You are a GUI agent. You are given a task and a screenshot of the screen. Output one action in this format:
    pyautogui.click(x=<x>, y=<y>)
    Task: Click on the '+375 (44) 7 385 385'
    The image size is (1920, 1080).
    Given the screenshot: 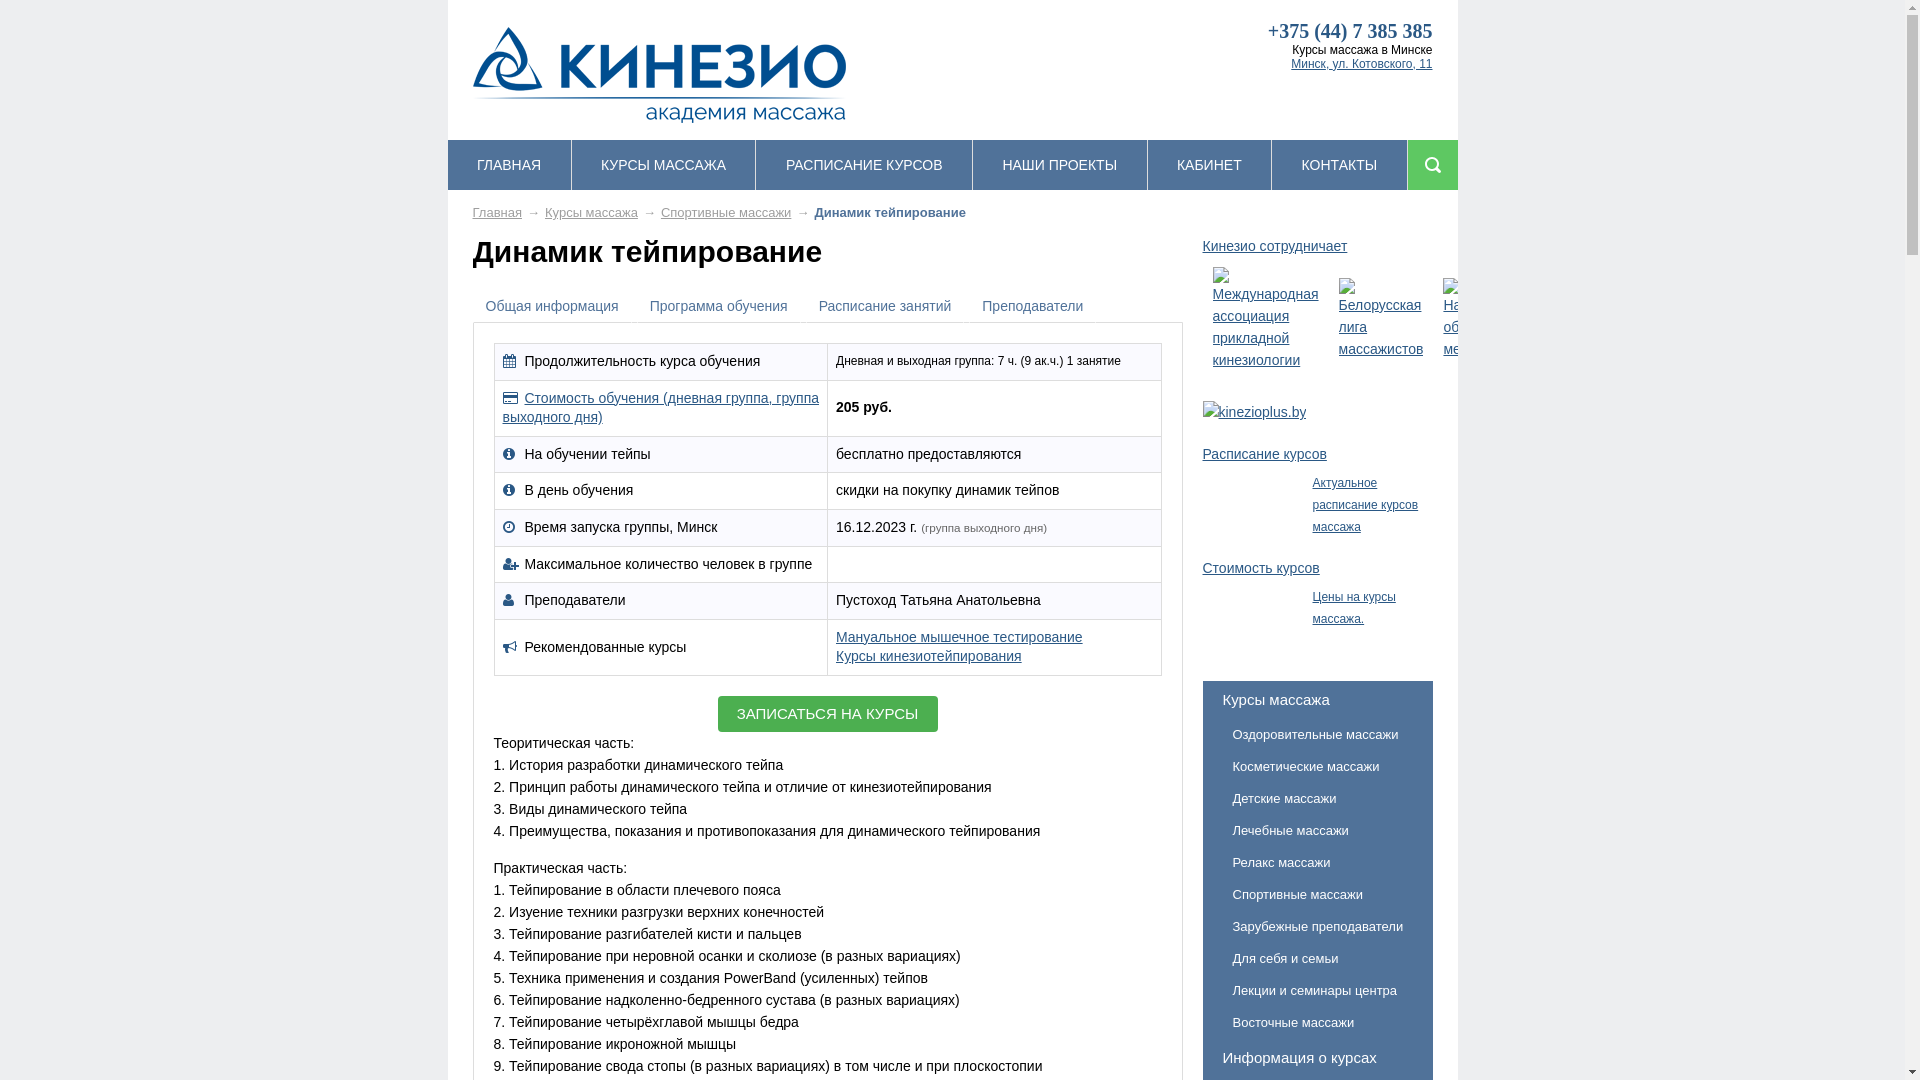 What is the action you would take?
    pyautogui.click(x=1350, y=30)
    